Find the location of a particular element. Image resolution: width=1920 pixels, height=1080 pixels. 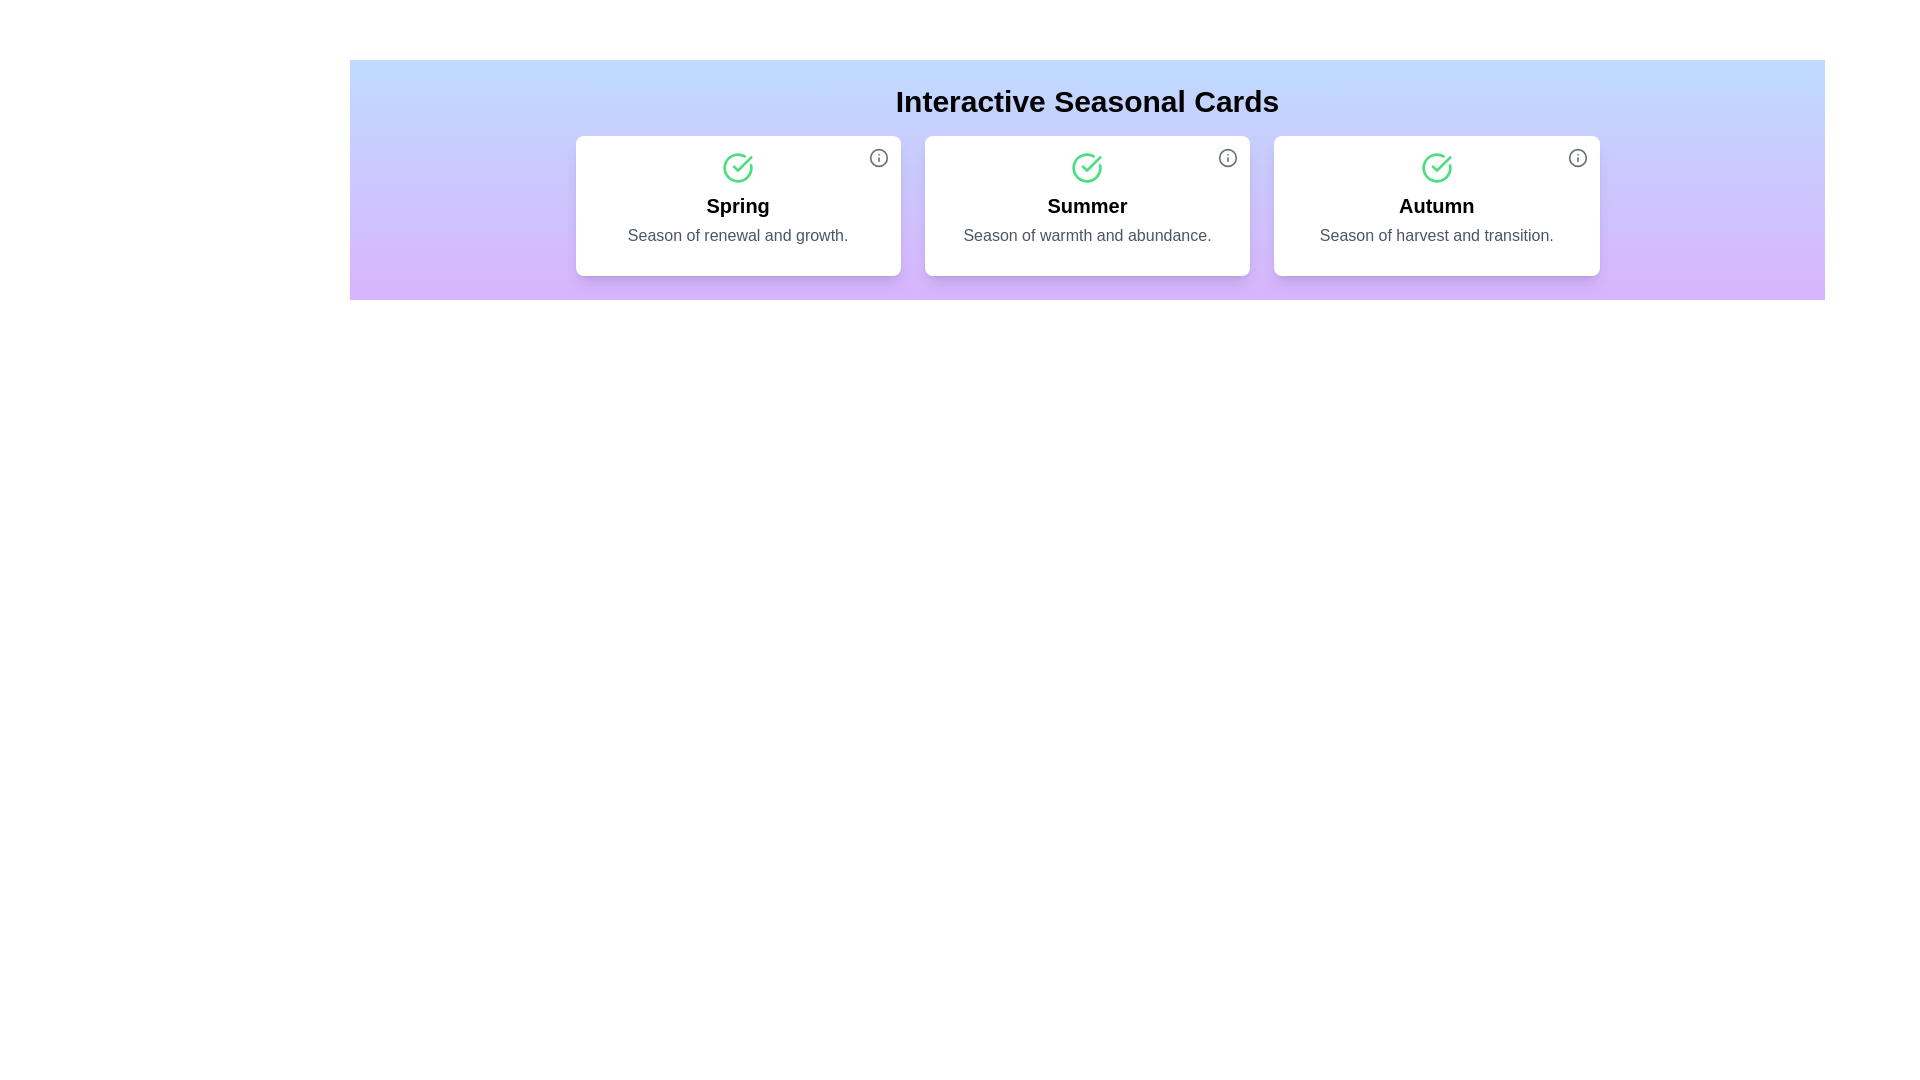

text label containing the phrase 'Season of renewal and growth.' which is styled with a light gray font and located below the title 'Spring' in a centered card is located at coordinates (737, 234).